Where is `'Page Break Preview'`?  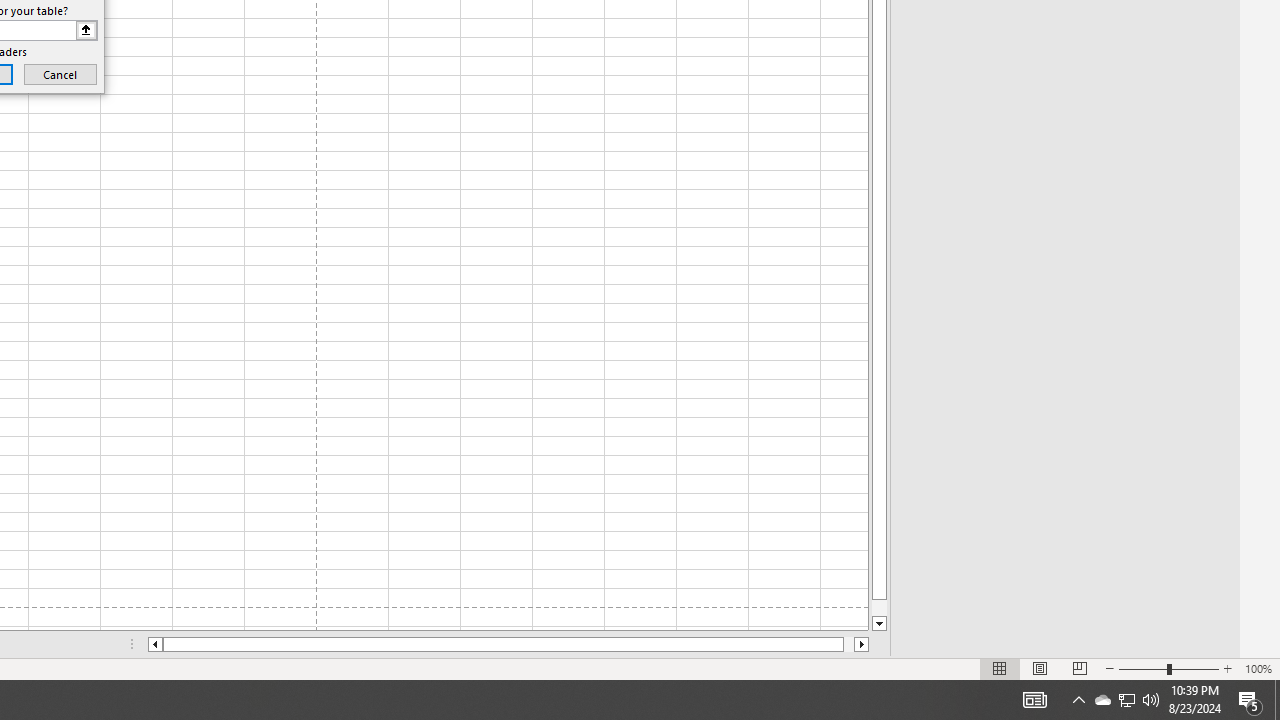 'Page Break Preview' is located at coordinates (1078, 669).